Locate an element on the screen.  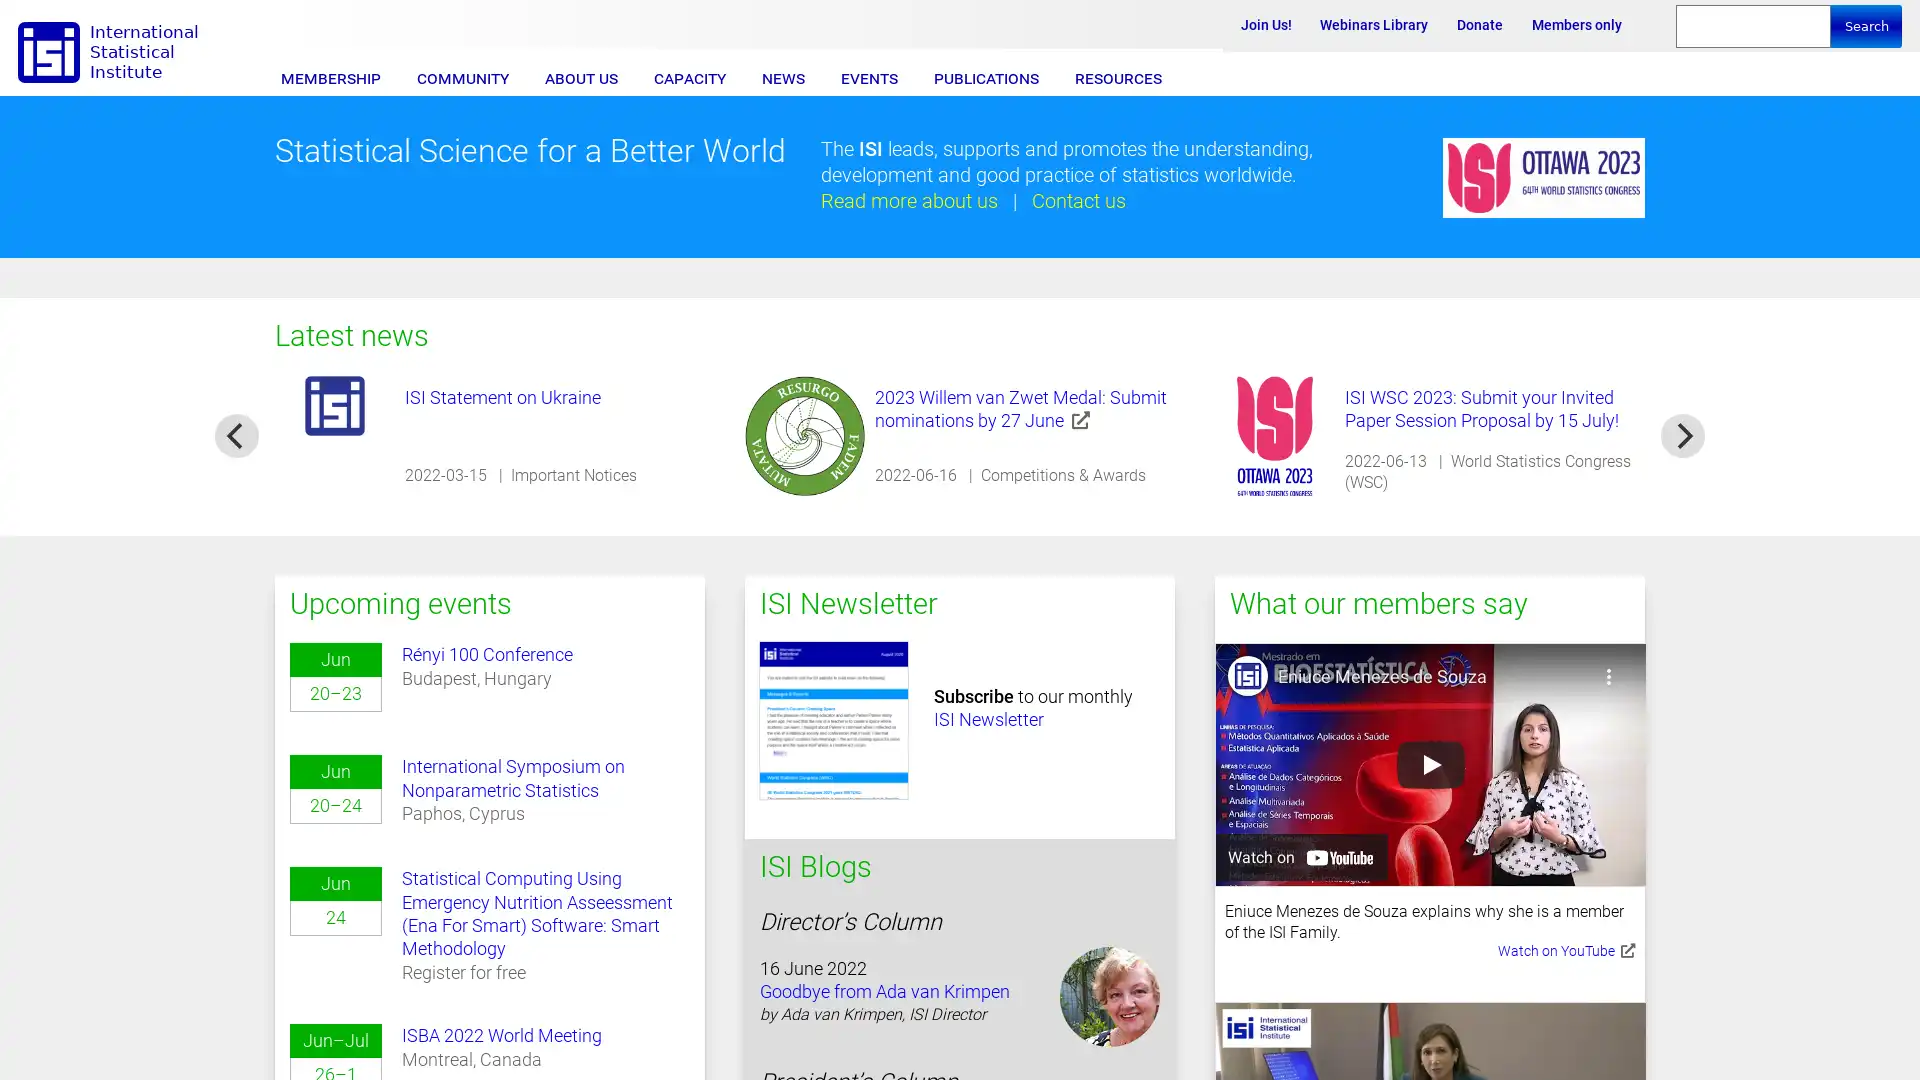
next is located at coordinates (1682, 434).